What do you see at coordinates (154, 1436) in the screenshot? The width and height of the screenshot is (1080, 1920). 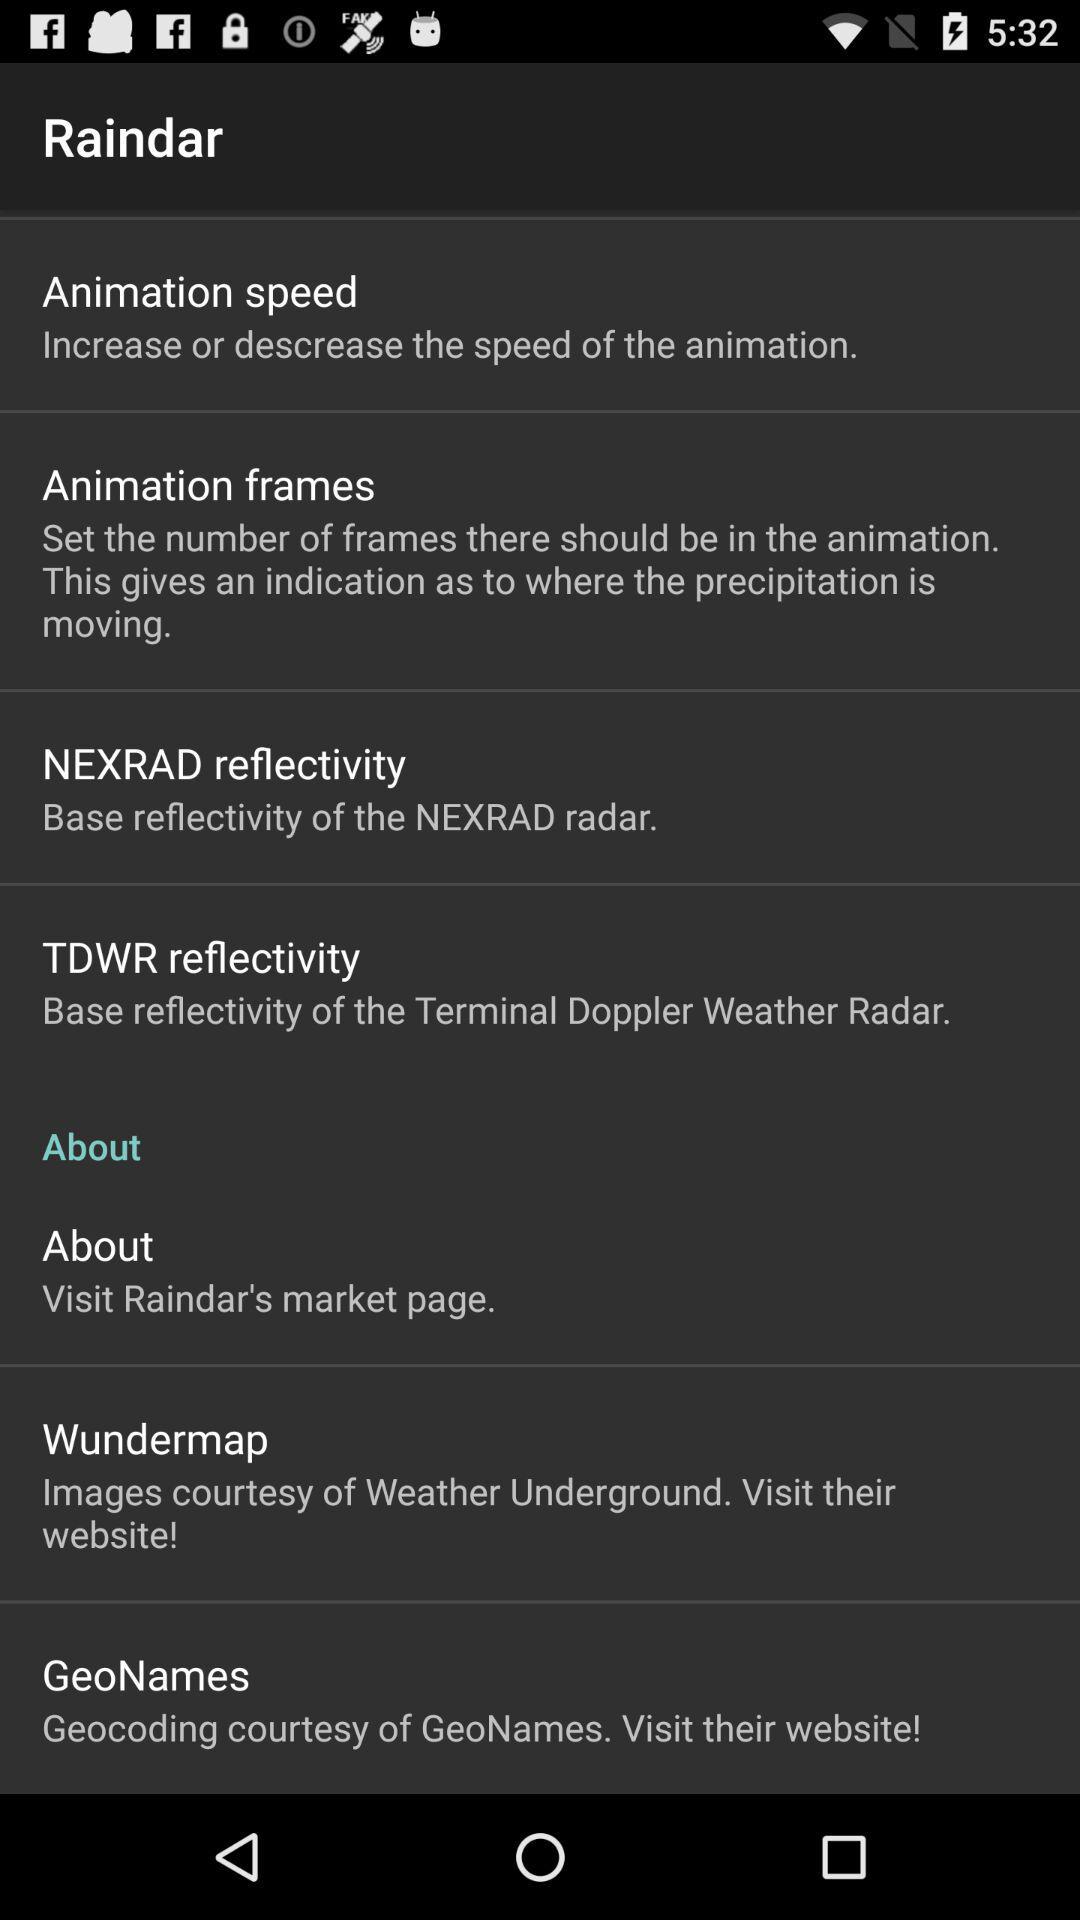 I see `wundermap item` at bounding box center [154, 1436].